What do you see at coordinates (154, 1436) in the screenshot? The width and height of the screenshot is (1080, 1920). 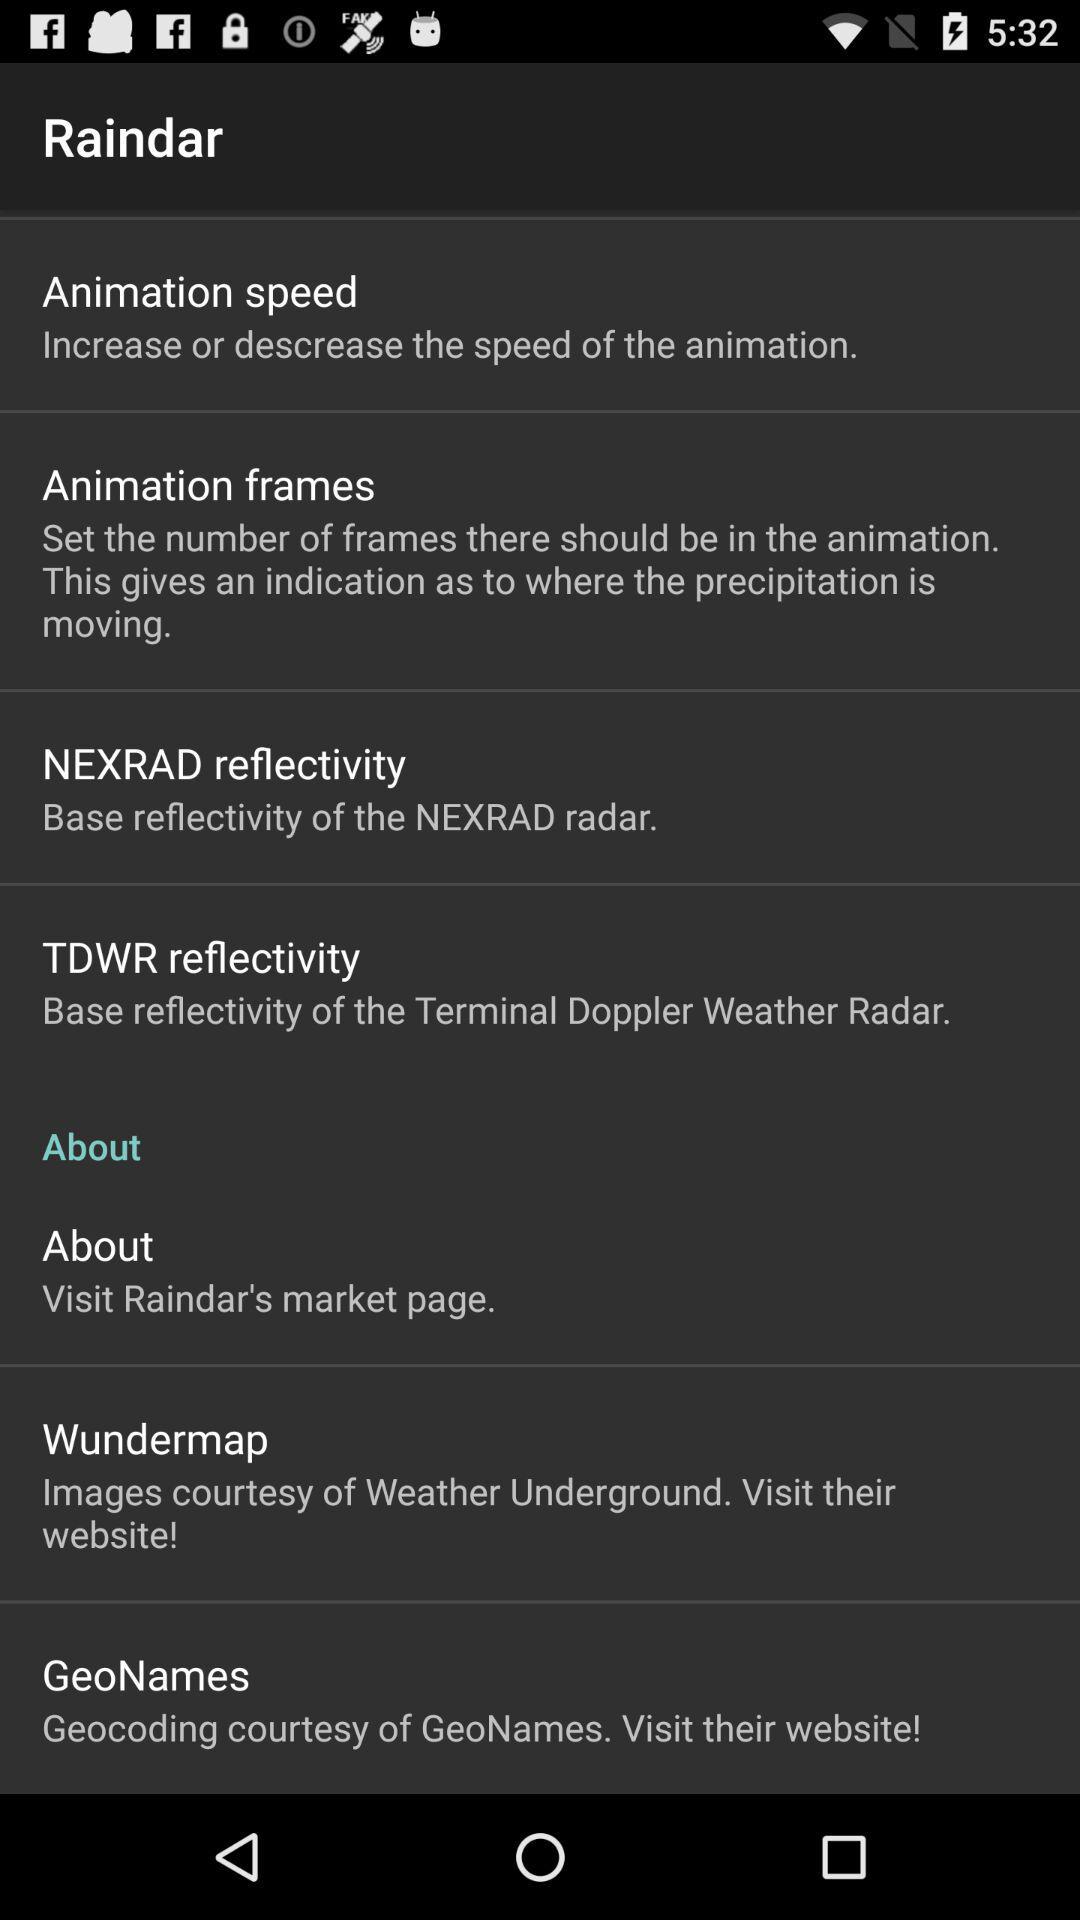 I see `wundermap item` at bounding box center [154, 1436].